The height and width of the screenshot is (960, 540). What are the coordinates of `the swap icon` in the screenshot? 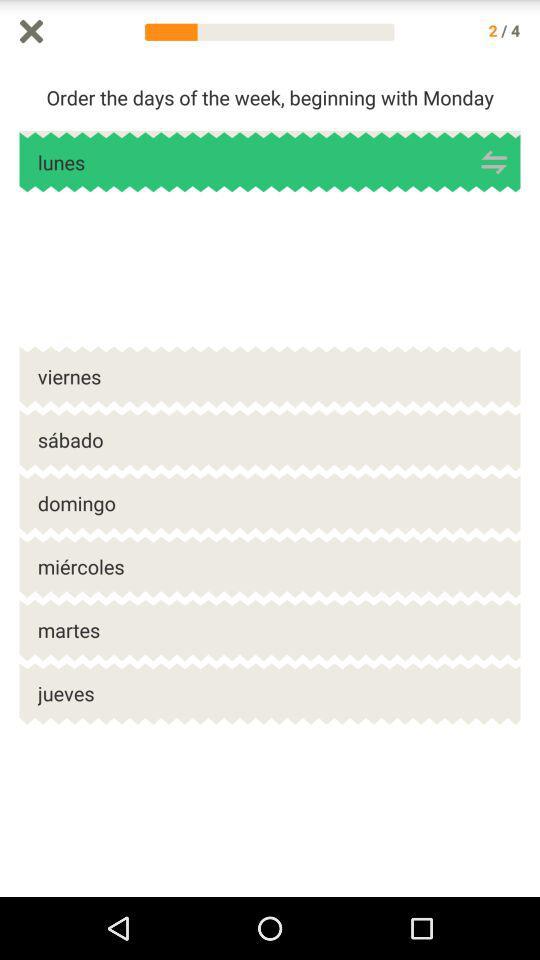 It's located at (493, 172).